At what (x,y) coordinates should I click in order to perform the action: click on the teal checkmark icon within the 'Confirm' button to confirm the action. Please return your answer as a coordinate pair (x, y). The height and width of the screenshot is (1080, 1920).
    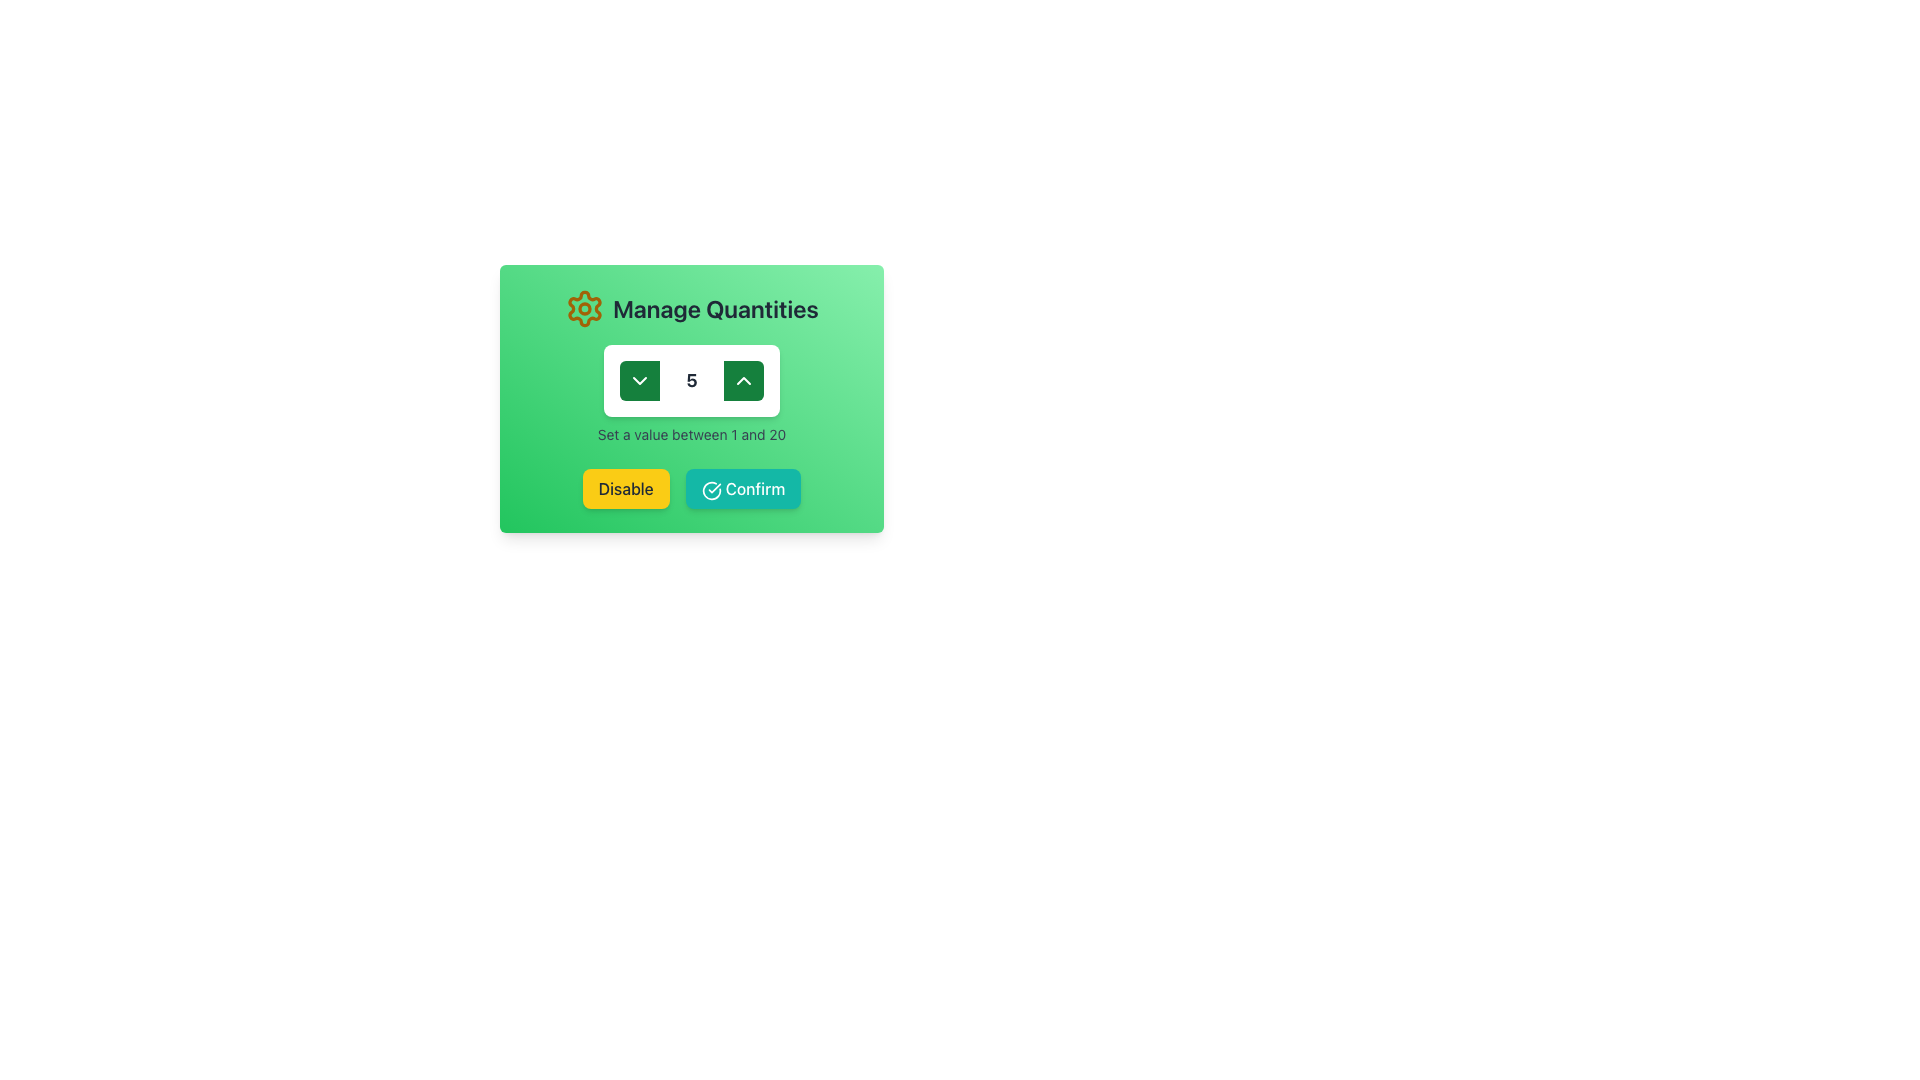
    Looking at the image, I should click on (711, 490).